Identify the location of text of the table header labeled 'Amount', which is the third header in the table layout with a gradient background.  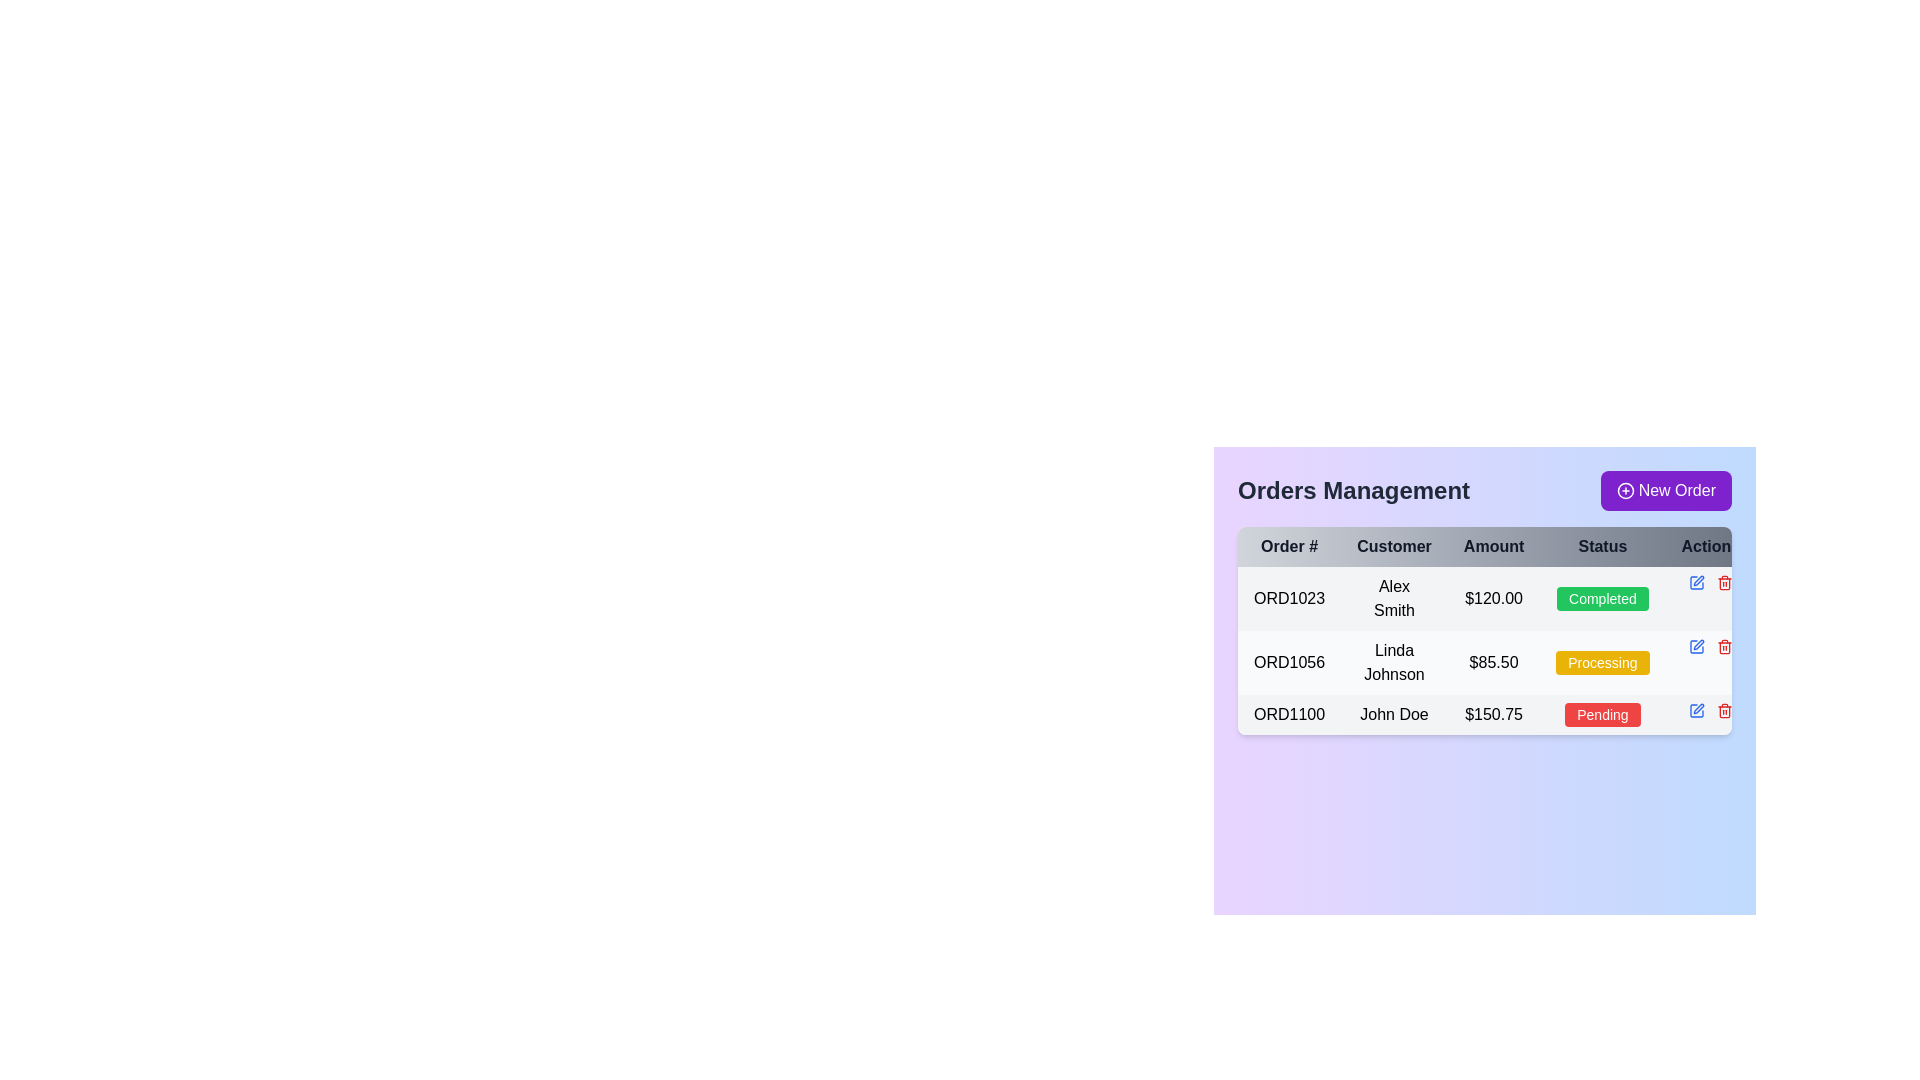
(1497, 547).